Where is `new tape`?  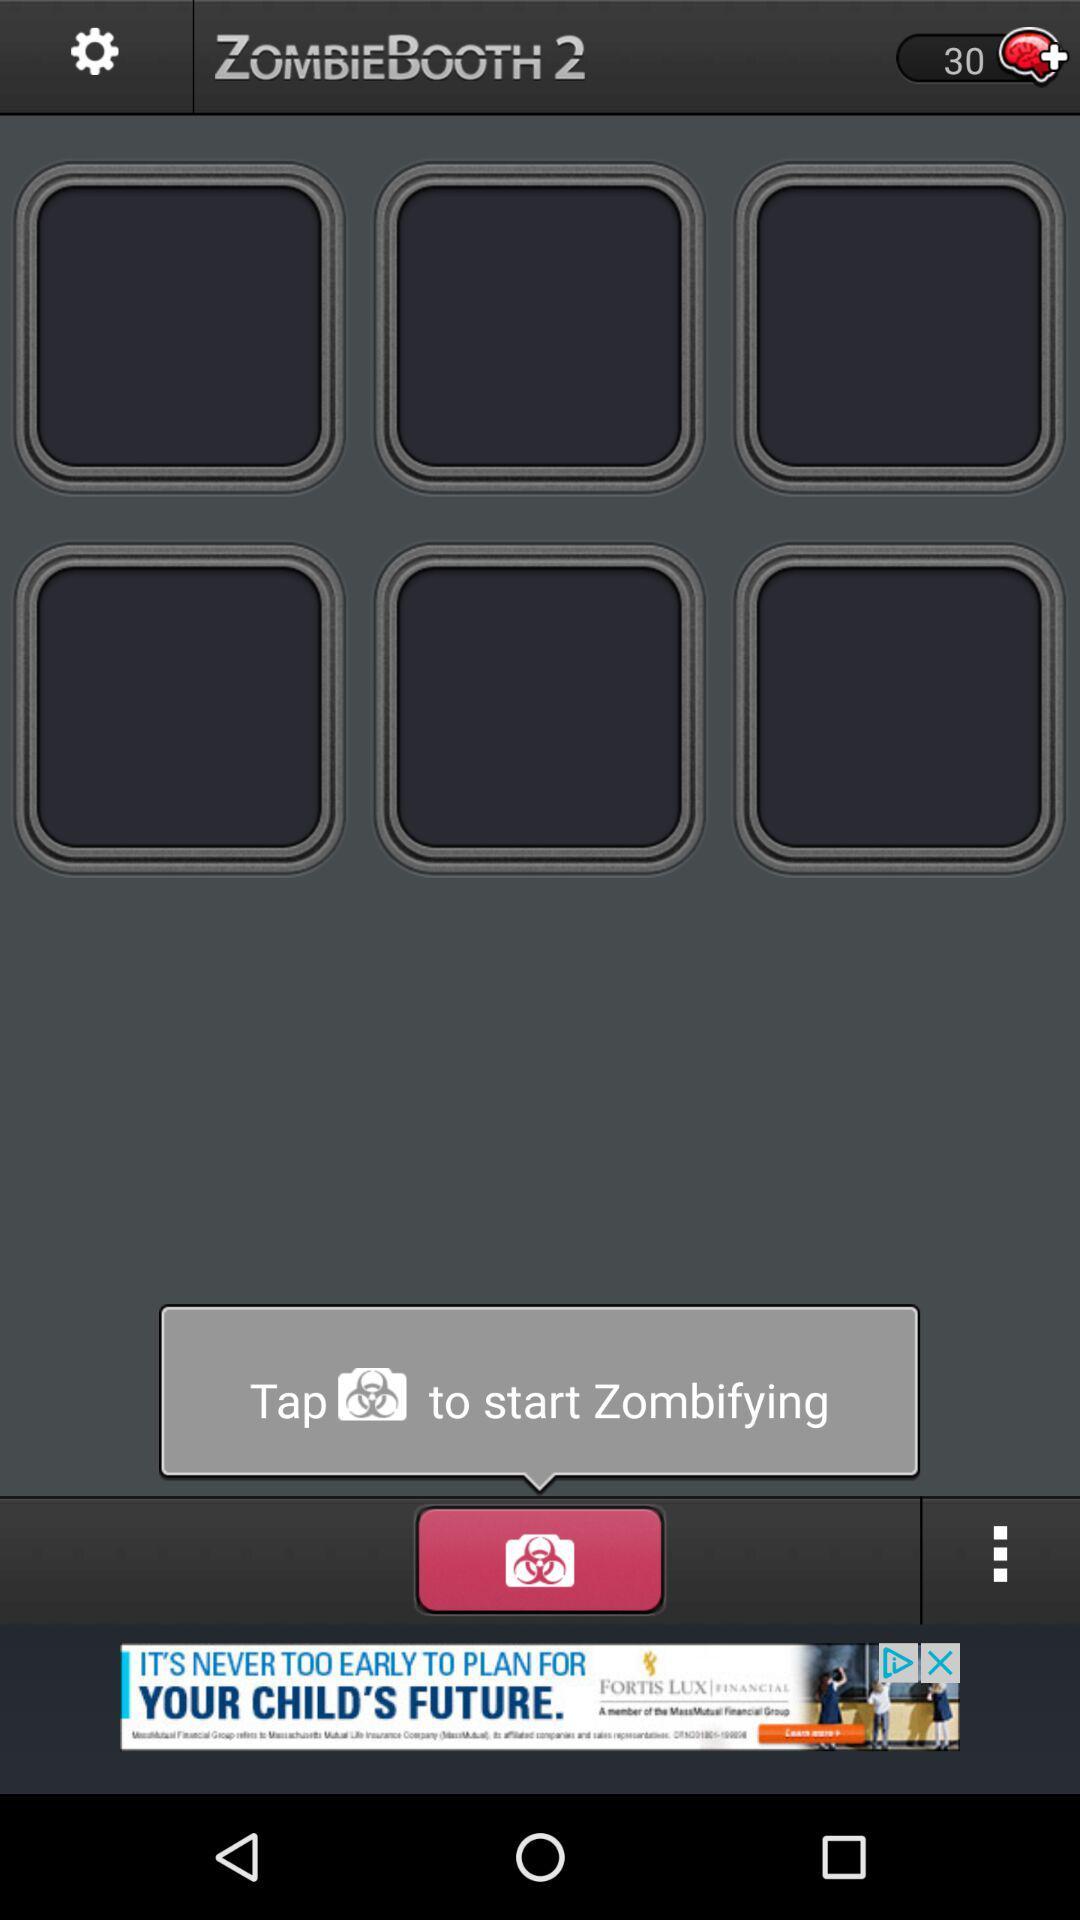
new tape is located at coordinates (898, 326).